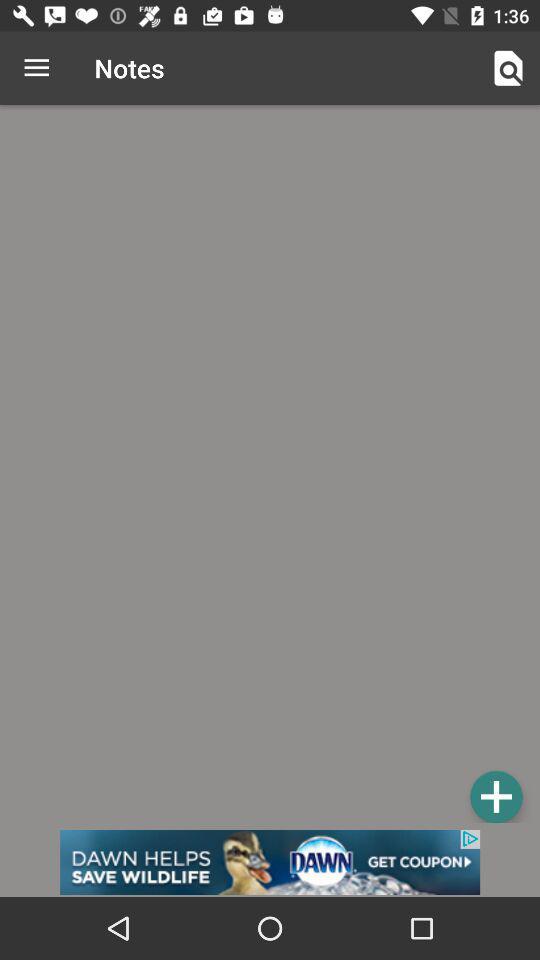 This screenshot has width=540, height=960. I want to click on note, so click(495, 796).